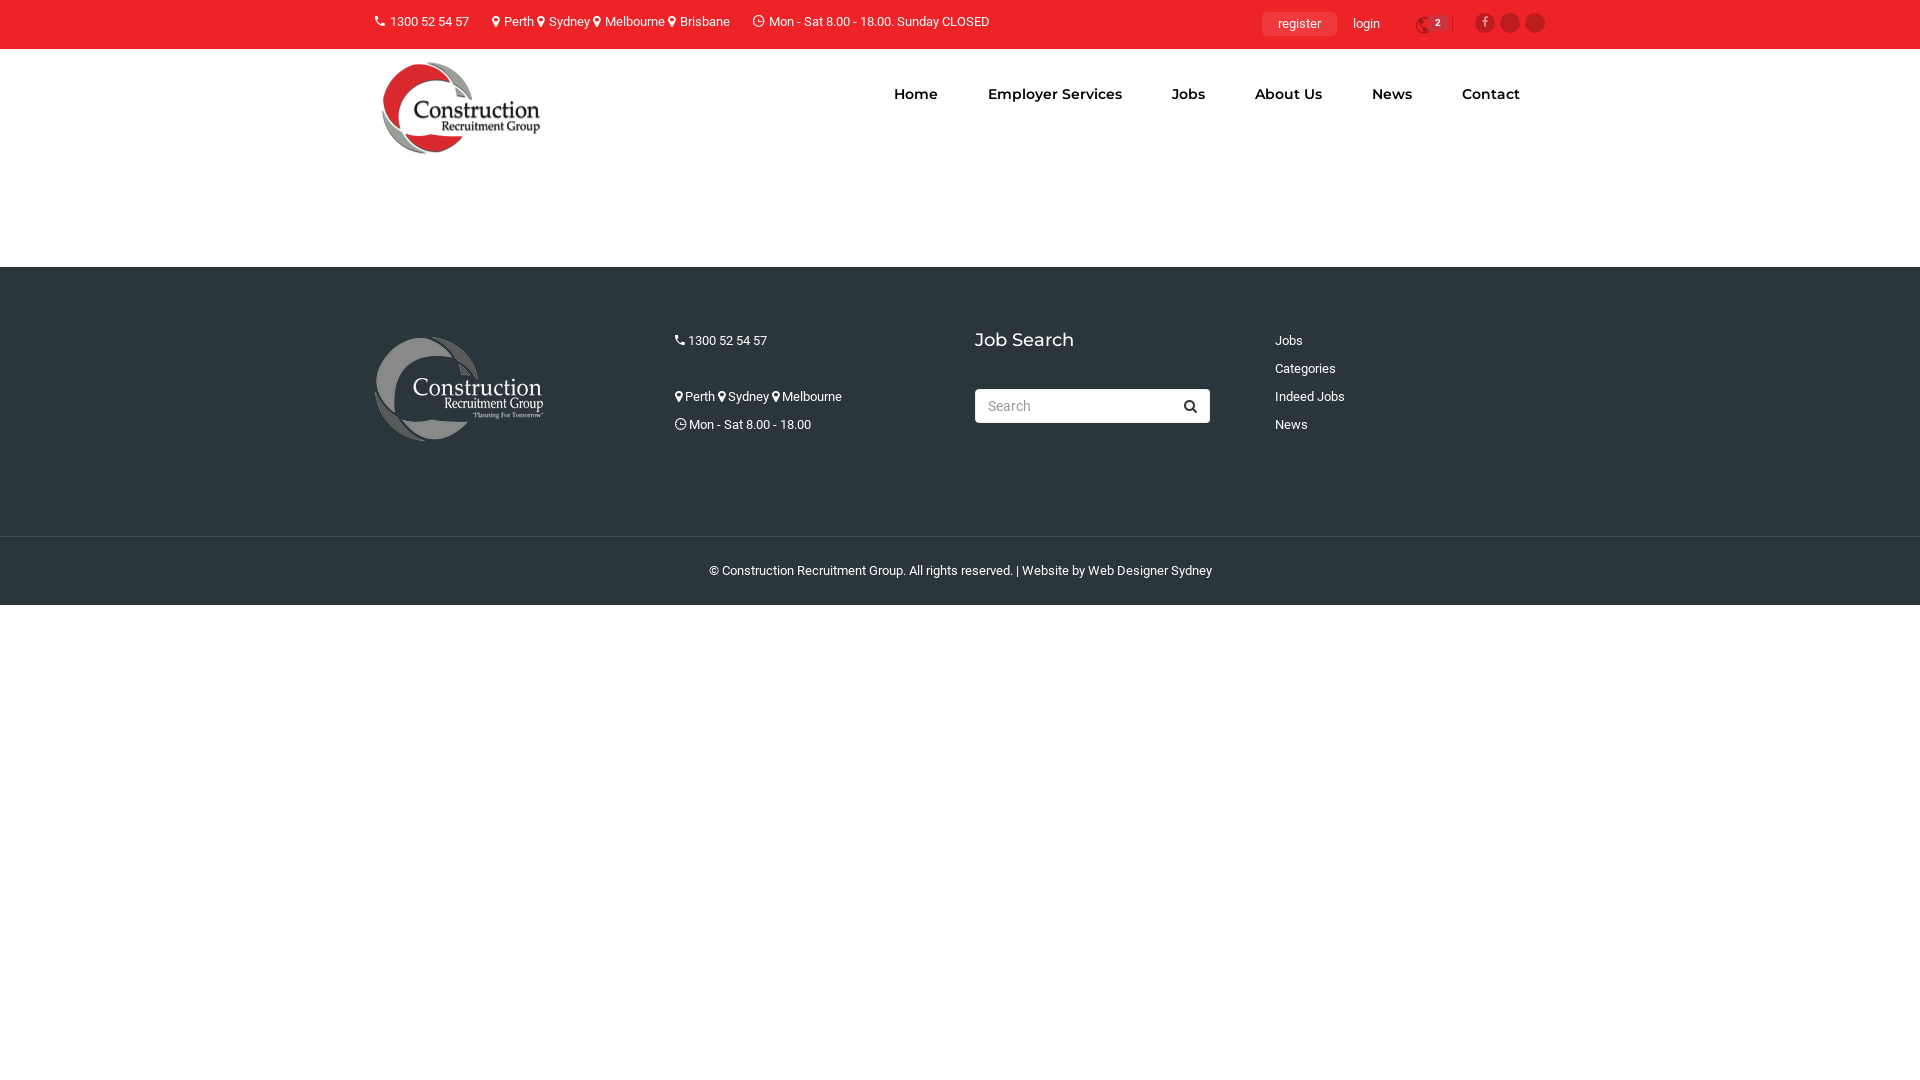 The image size is (1920, 1080). What do you see at coordinates (726, 339) in the screenshot?
I see `'1300 52 54 57'` at bounding box center [726, 339].